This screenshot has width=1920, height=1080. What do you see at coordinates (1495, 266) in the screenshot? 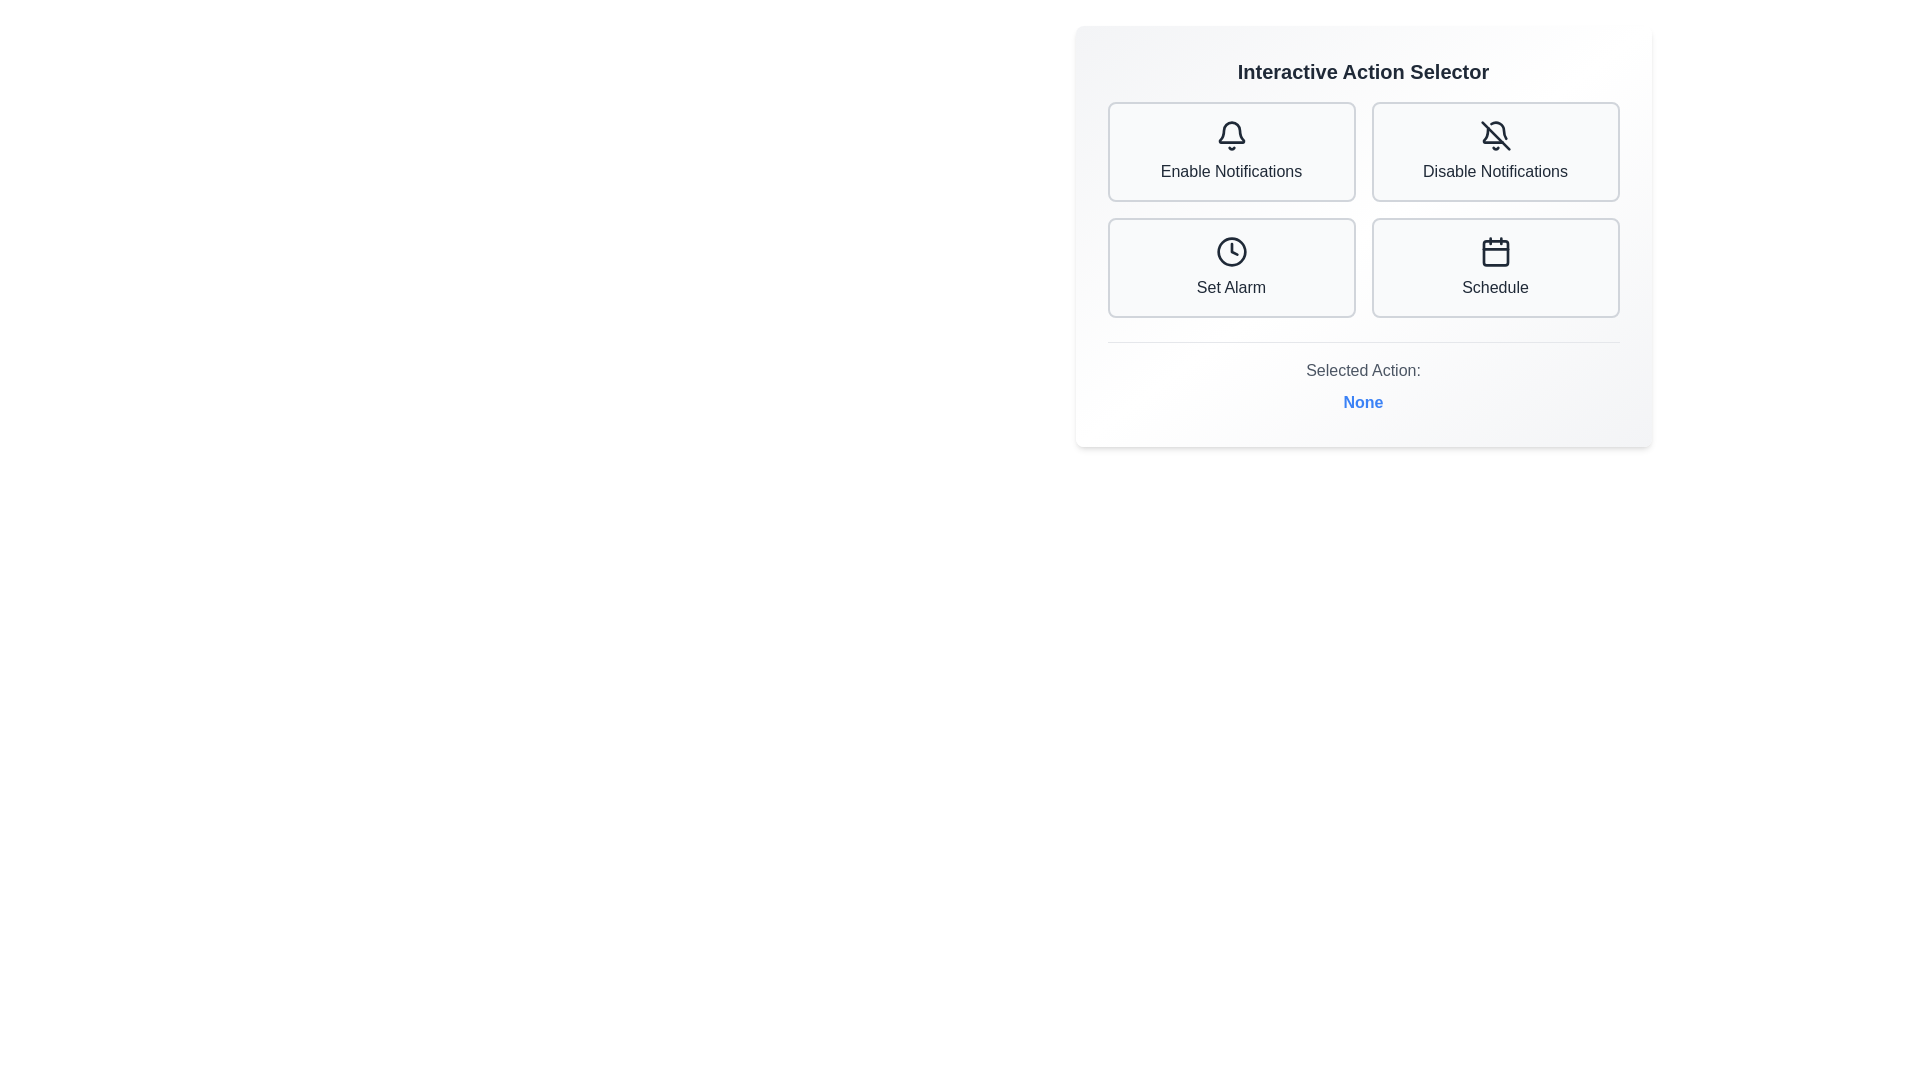
I see `the button corresponding to Schedule` at bounding box center [1495, 266].